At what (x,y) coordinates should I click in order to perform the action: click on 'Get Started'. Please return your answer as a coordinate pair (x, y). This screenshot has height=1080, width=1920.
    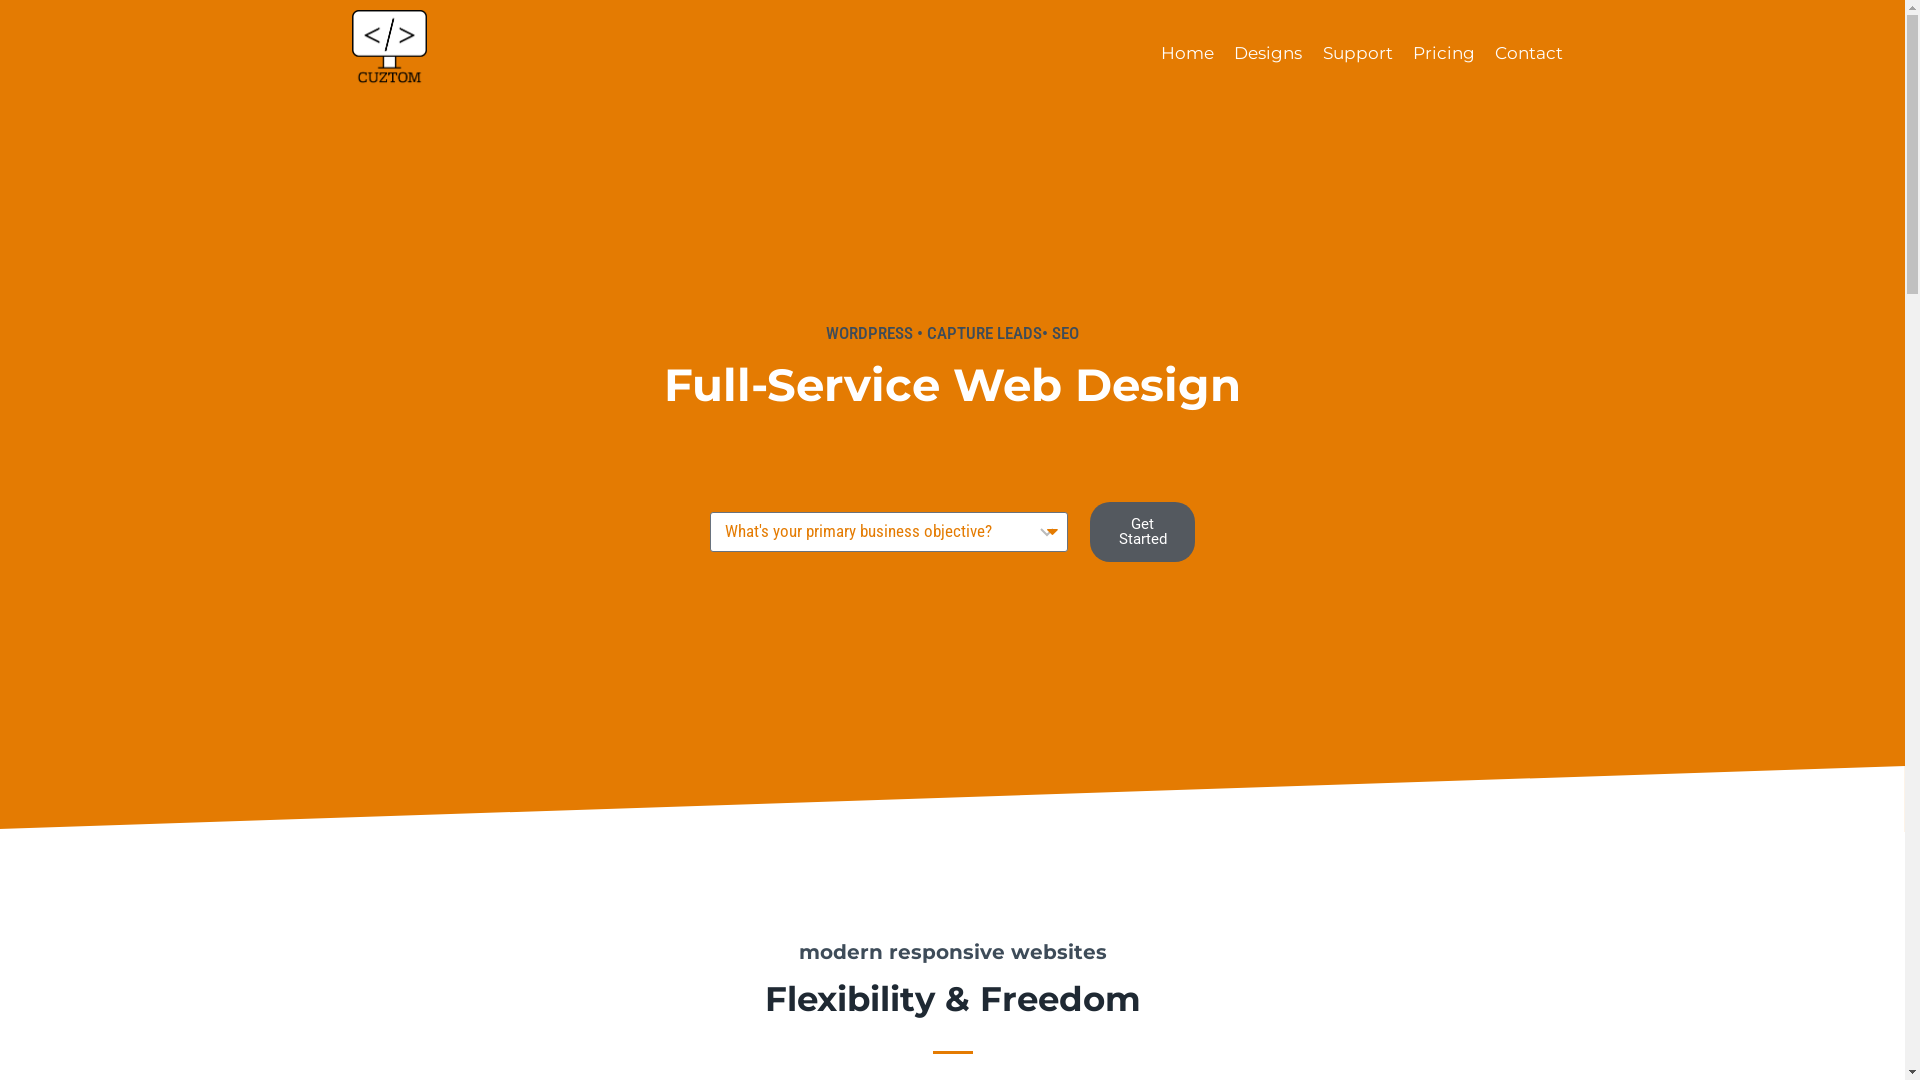
    Looking at the image, I should click on (1142, 531).